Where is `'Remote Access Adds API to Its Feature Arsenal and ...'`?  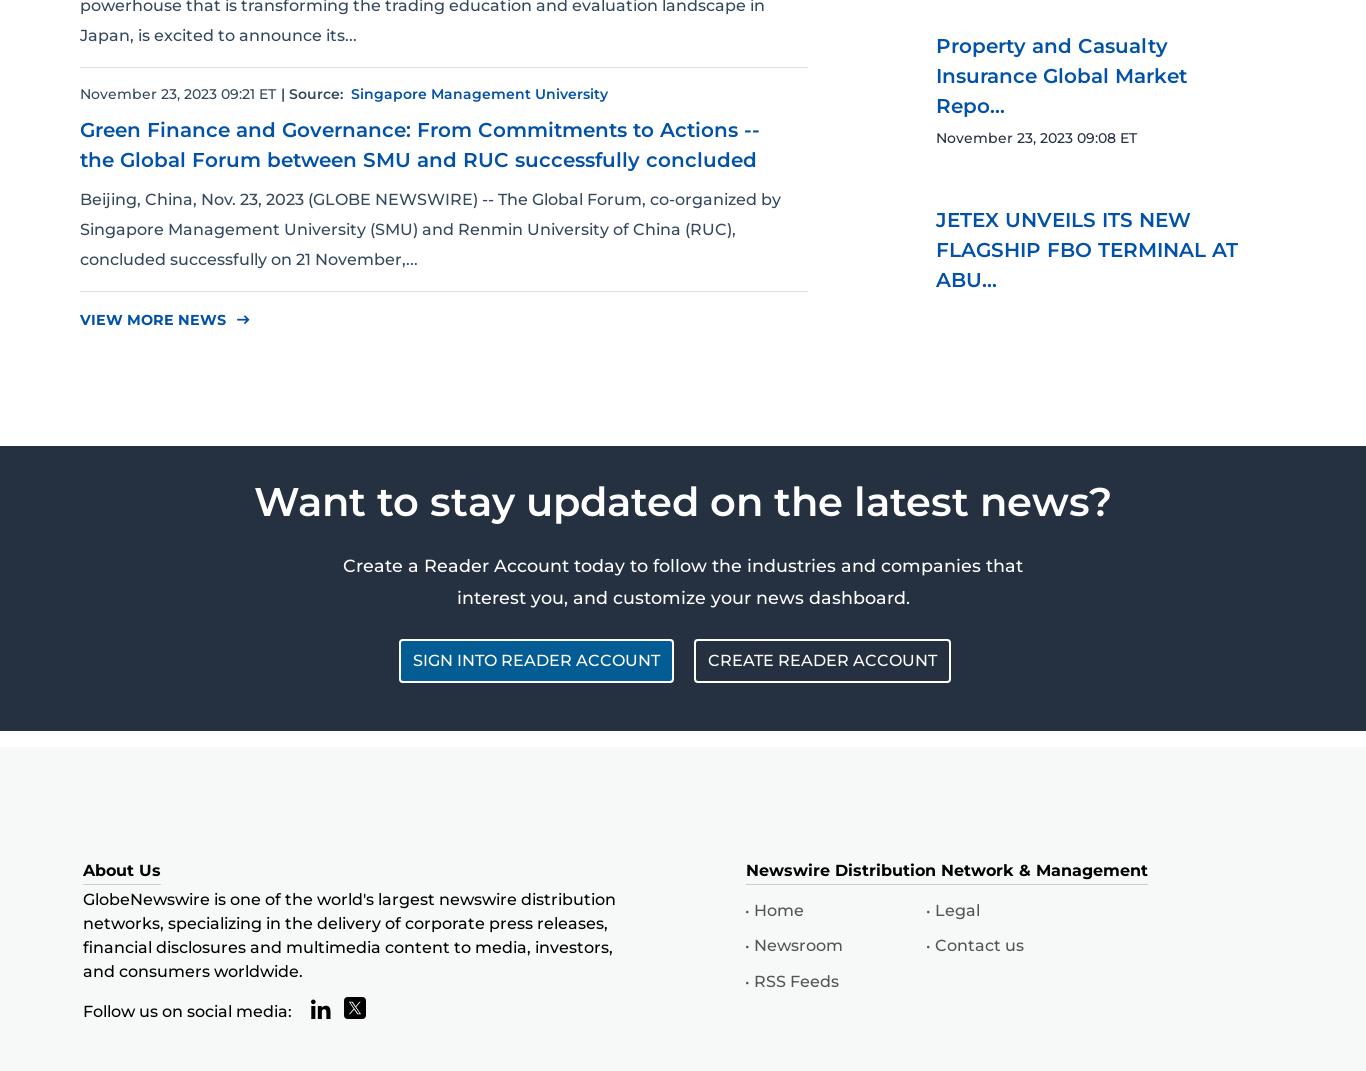 'Remote Access Adds API to Its Feature Arsenal and ...' is located at coordinates (1093, 551).